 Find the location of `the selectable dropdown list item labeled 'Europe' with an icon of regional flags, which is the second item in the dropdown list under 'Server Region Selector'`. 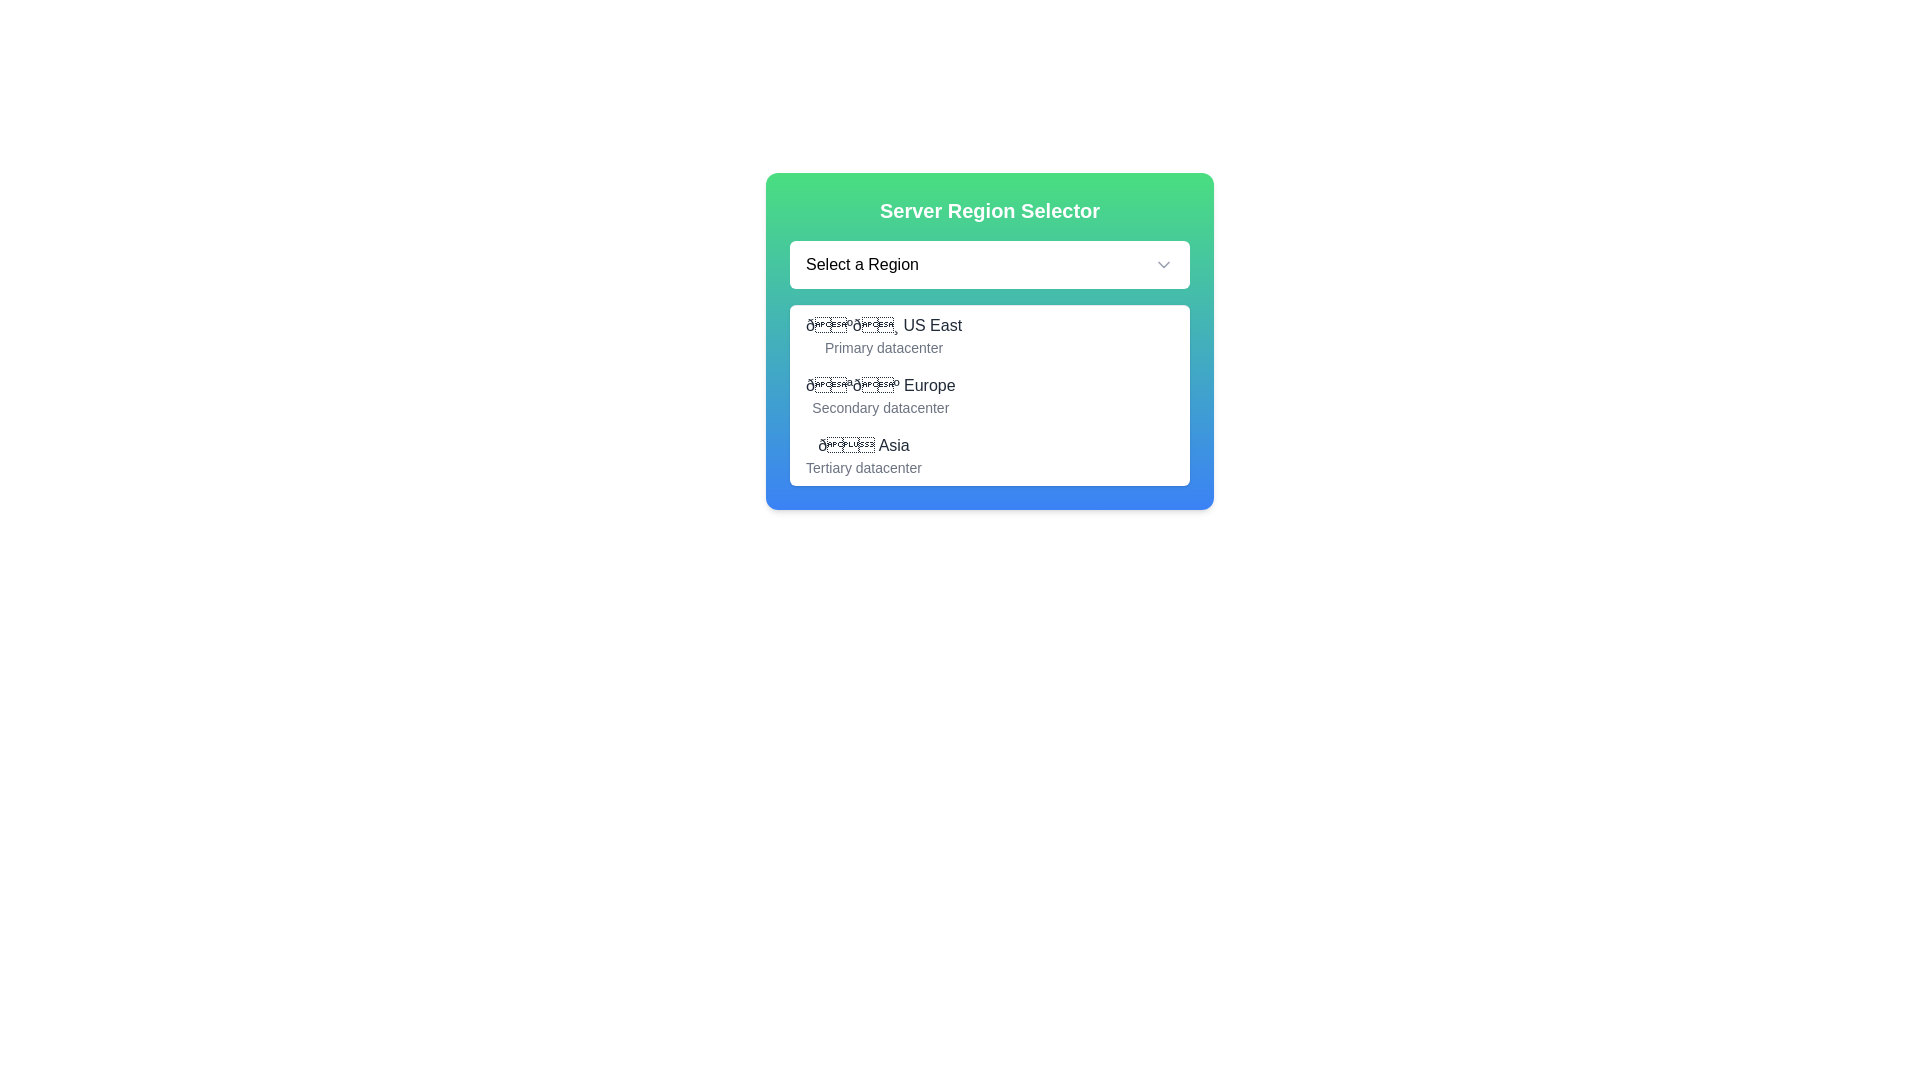

the selectable dropdown list item labeled 'Europe' with an icon of regional flags, which is the second item in the dropdown list under 'Server Region Selector' is located at coordinates (880, 396).